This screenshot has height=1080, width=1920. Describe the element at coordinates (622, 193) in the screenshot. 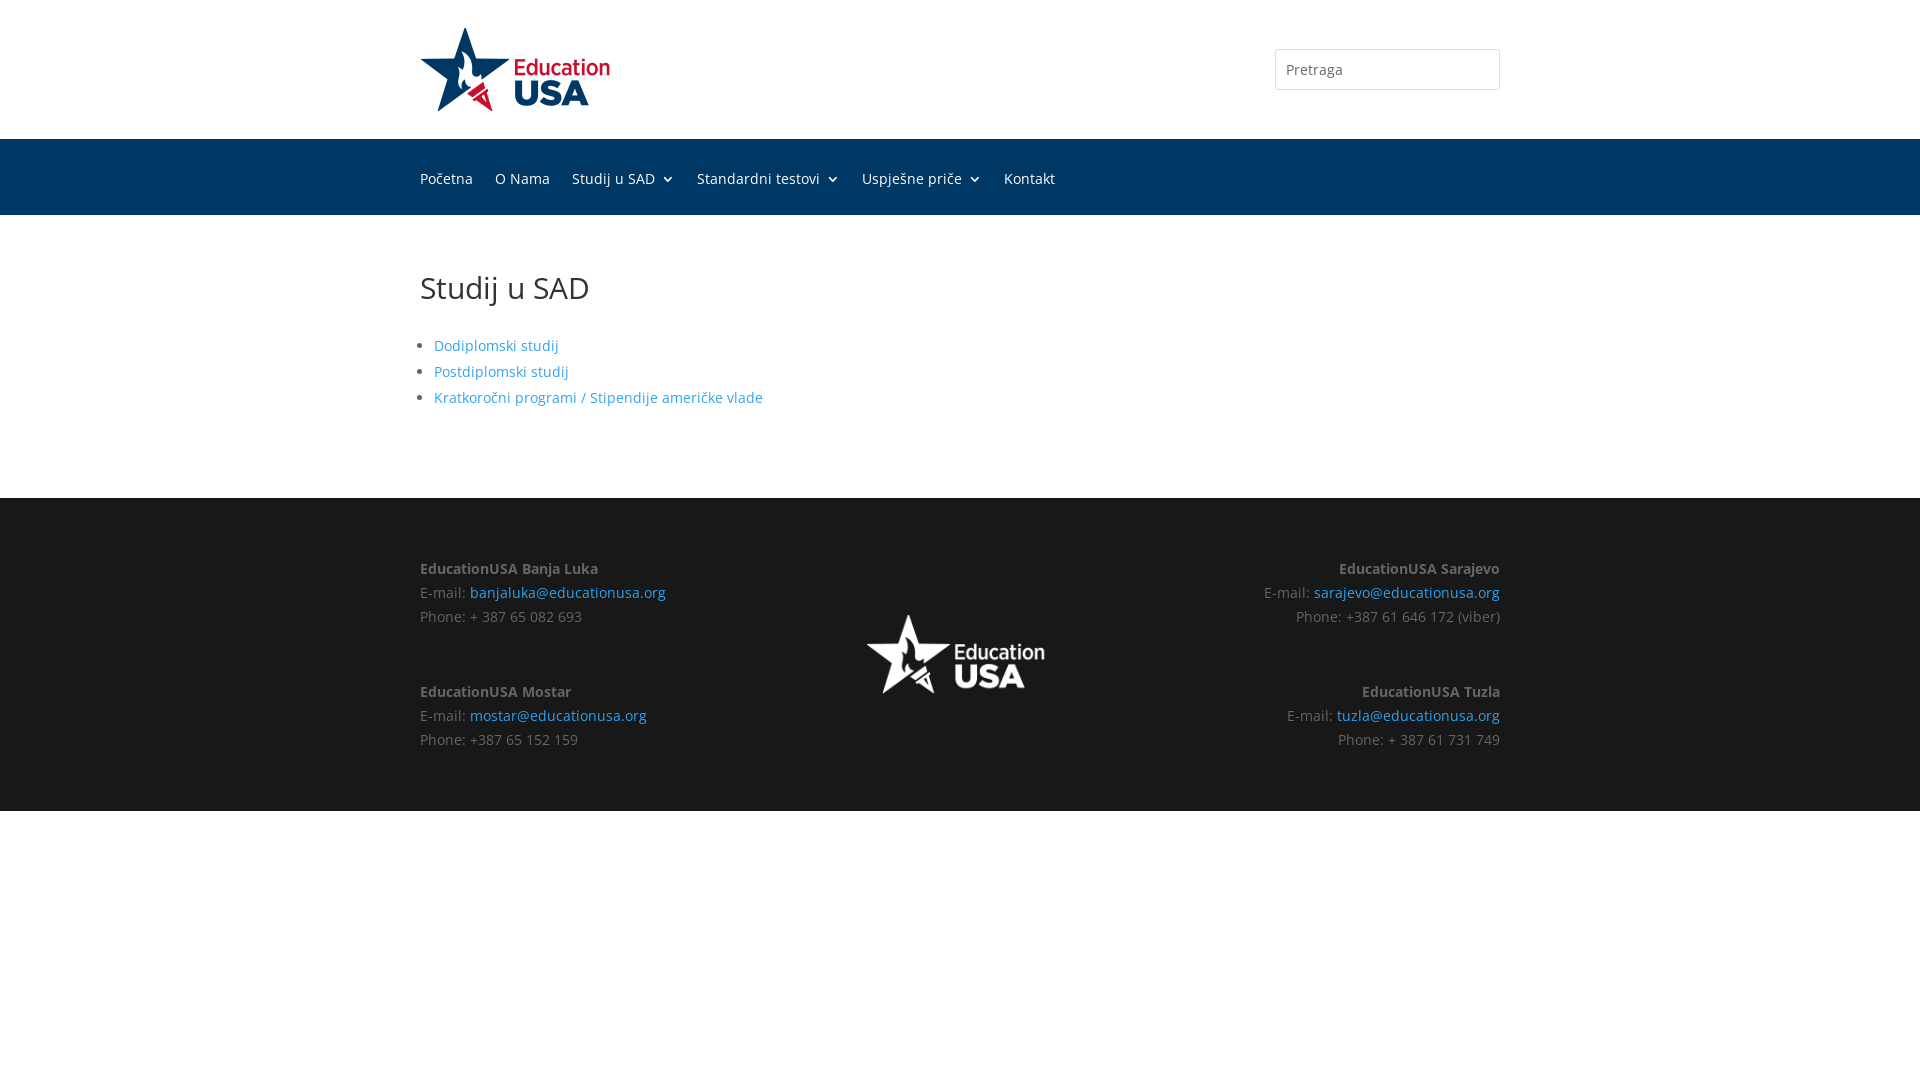

I see `'Studij u SAD'` at that location.